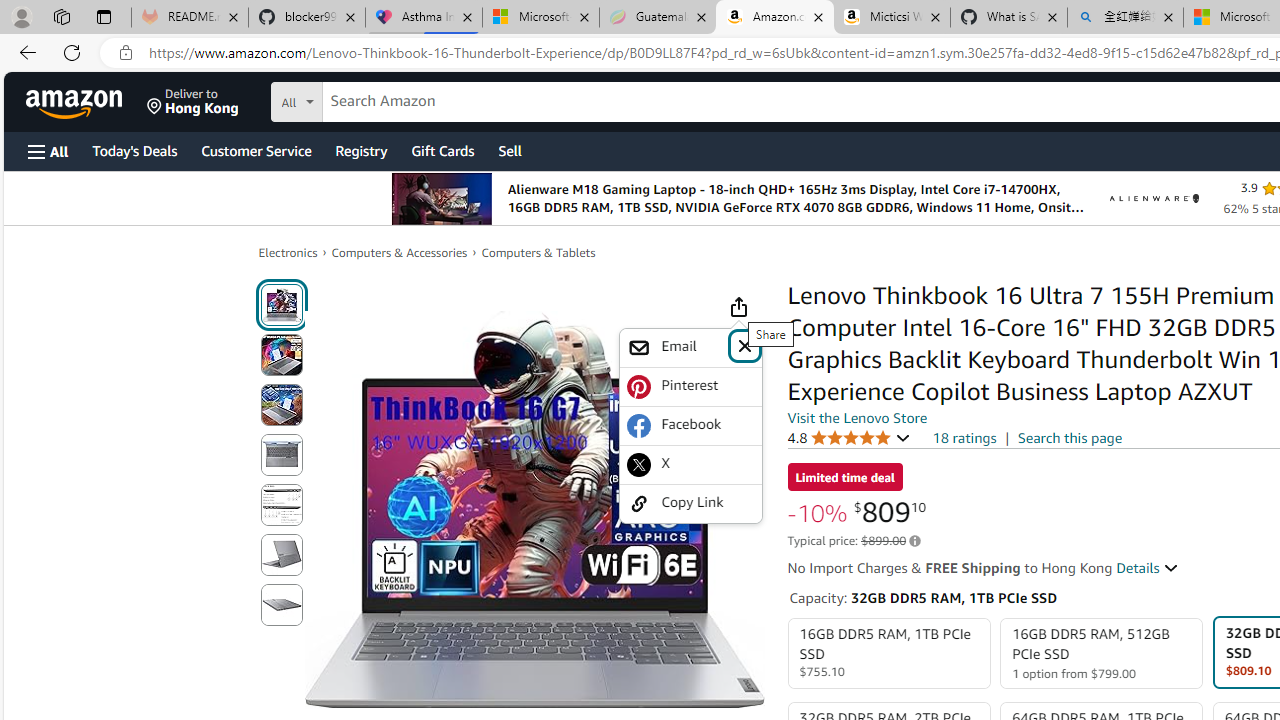 The width and height of the screenshot is (1280, 720). Describe the element at coordinates (690, 386) in the screenshot. I see `'Pinterest'` at that location.